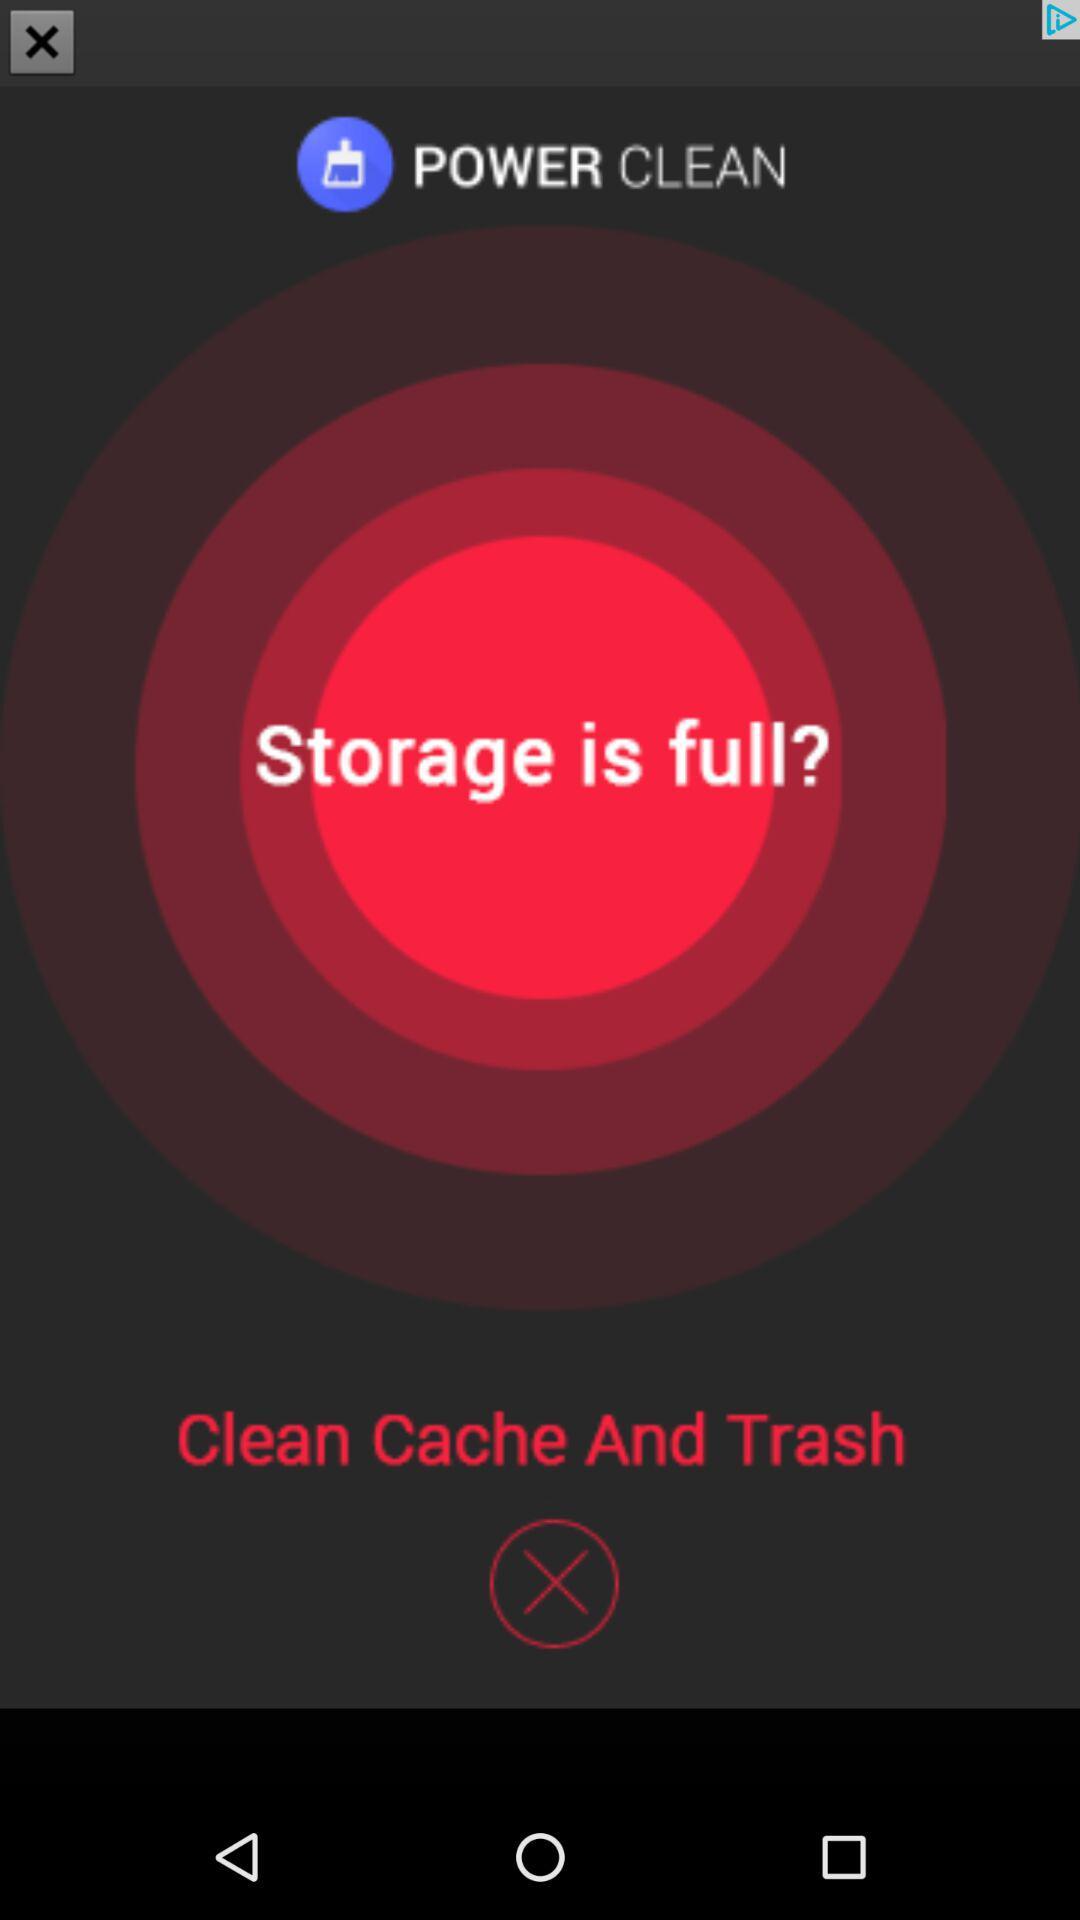 This screenshot has width=1080, height=1920. Describe the element at coordinates (42, 44) in the screenshot. I see `the close icon` at that location.